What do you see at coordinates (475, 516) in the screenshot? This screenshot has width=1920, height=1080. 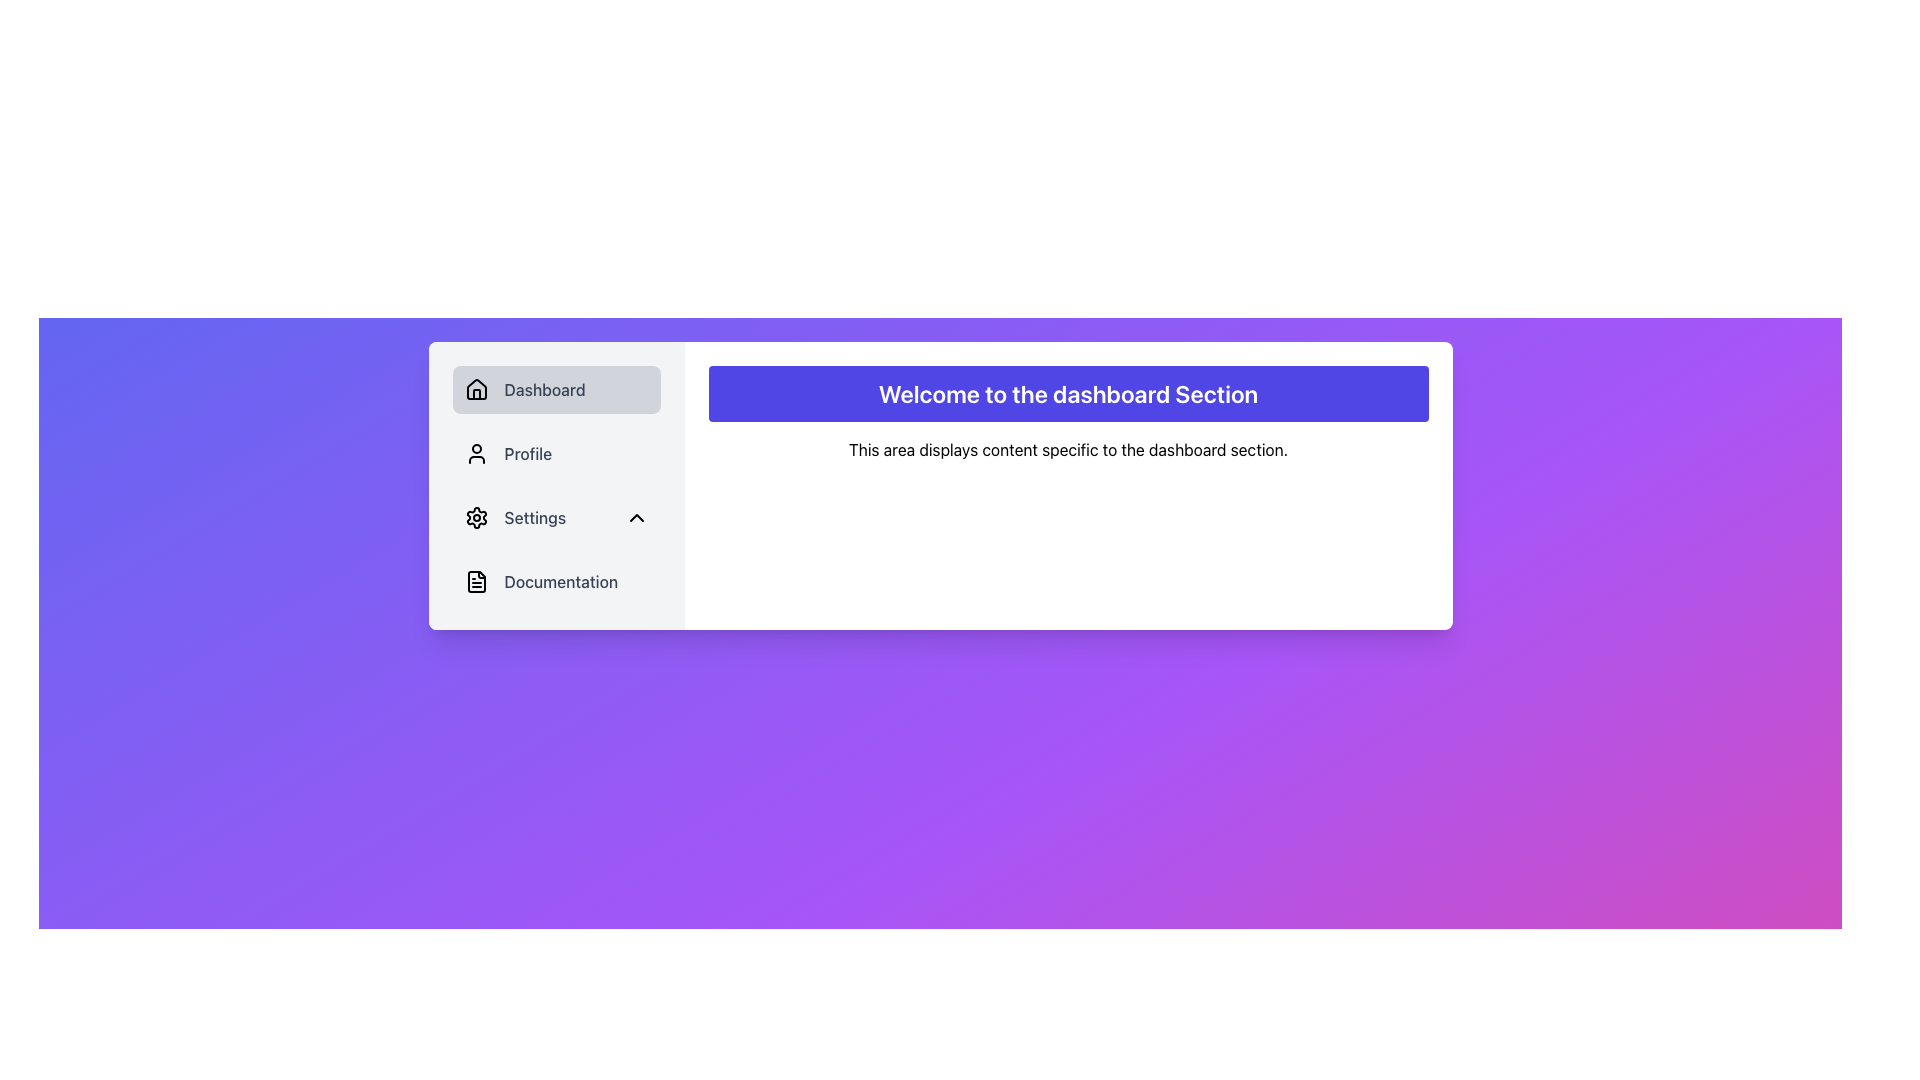 I see `the gear icon associated with the 'Settings' text in the left navigation menu` at bounding box center [475, 516].